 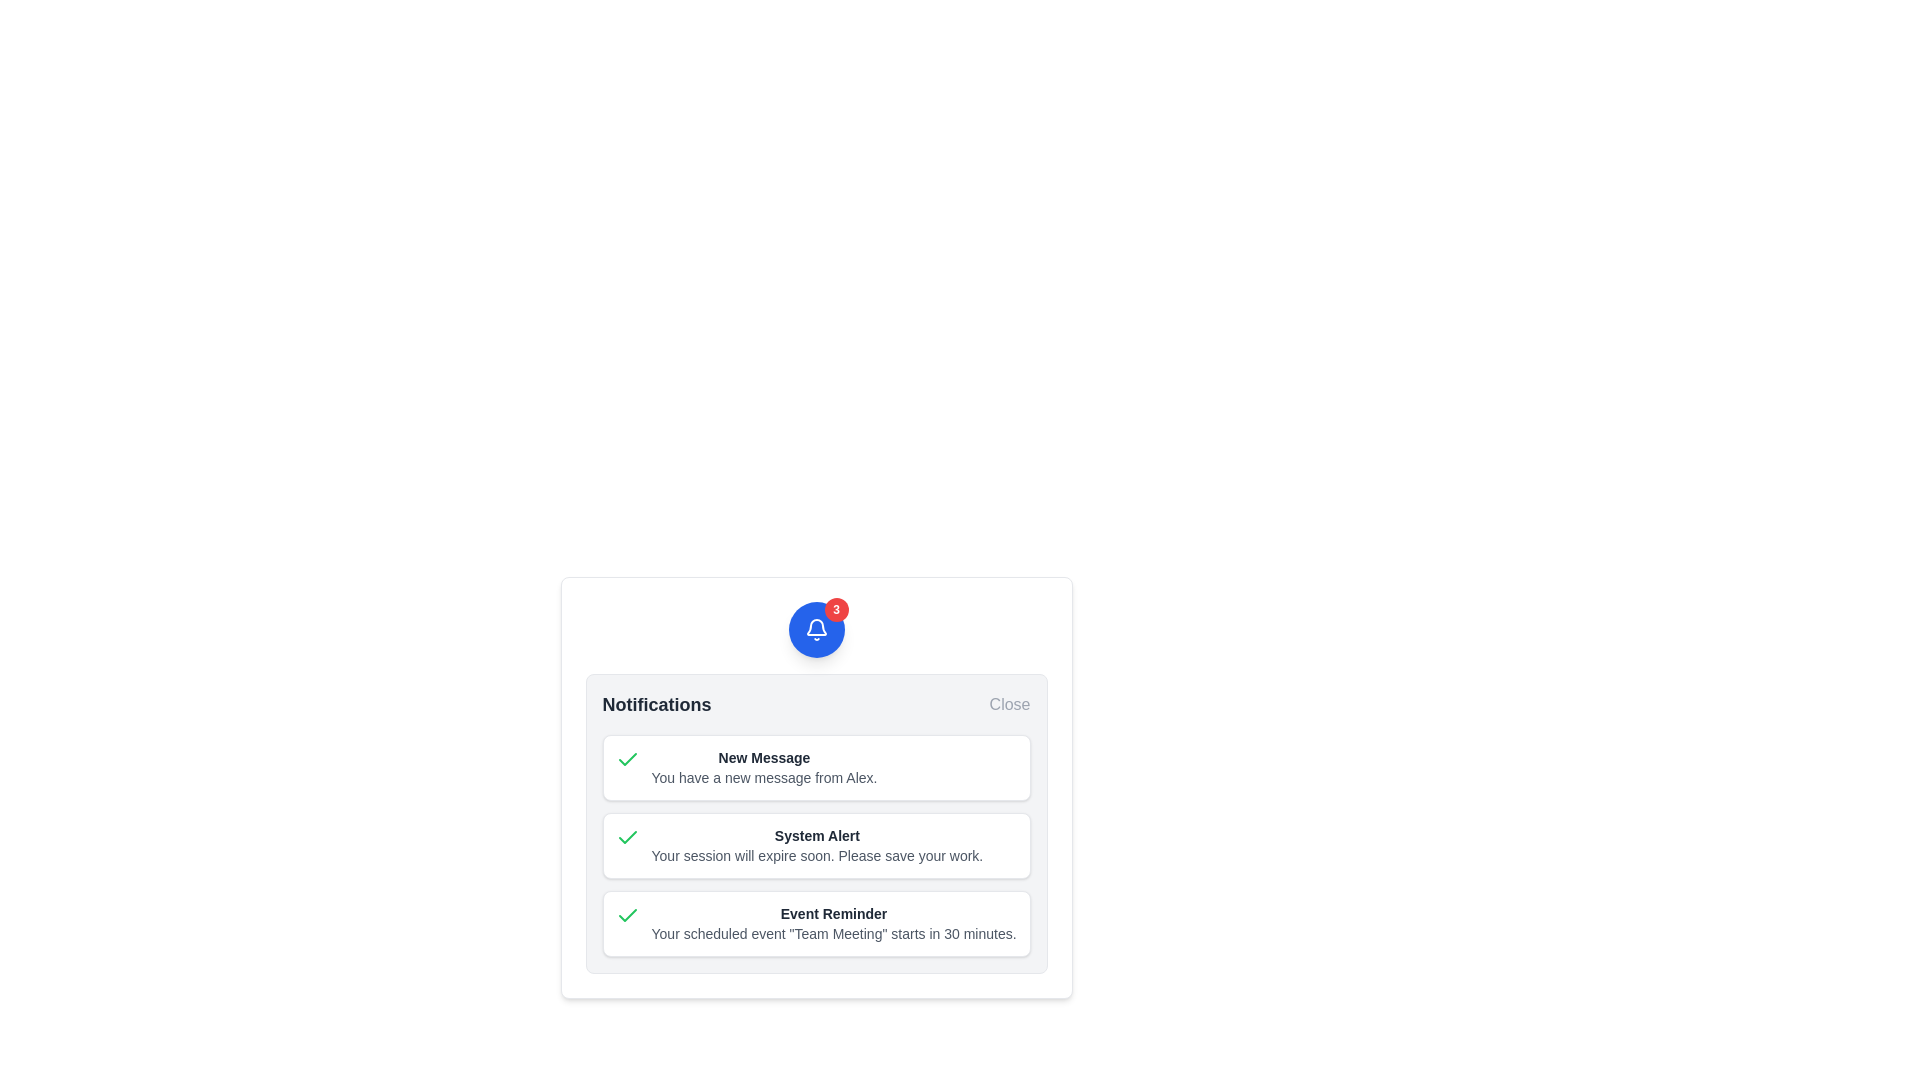 What do you see at coordinates (834, 914) in the screenshot?
I see `bold text label 'Event Reminder' located at the top of the last notification in the modal panel` at bounding box center [834, 914].